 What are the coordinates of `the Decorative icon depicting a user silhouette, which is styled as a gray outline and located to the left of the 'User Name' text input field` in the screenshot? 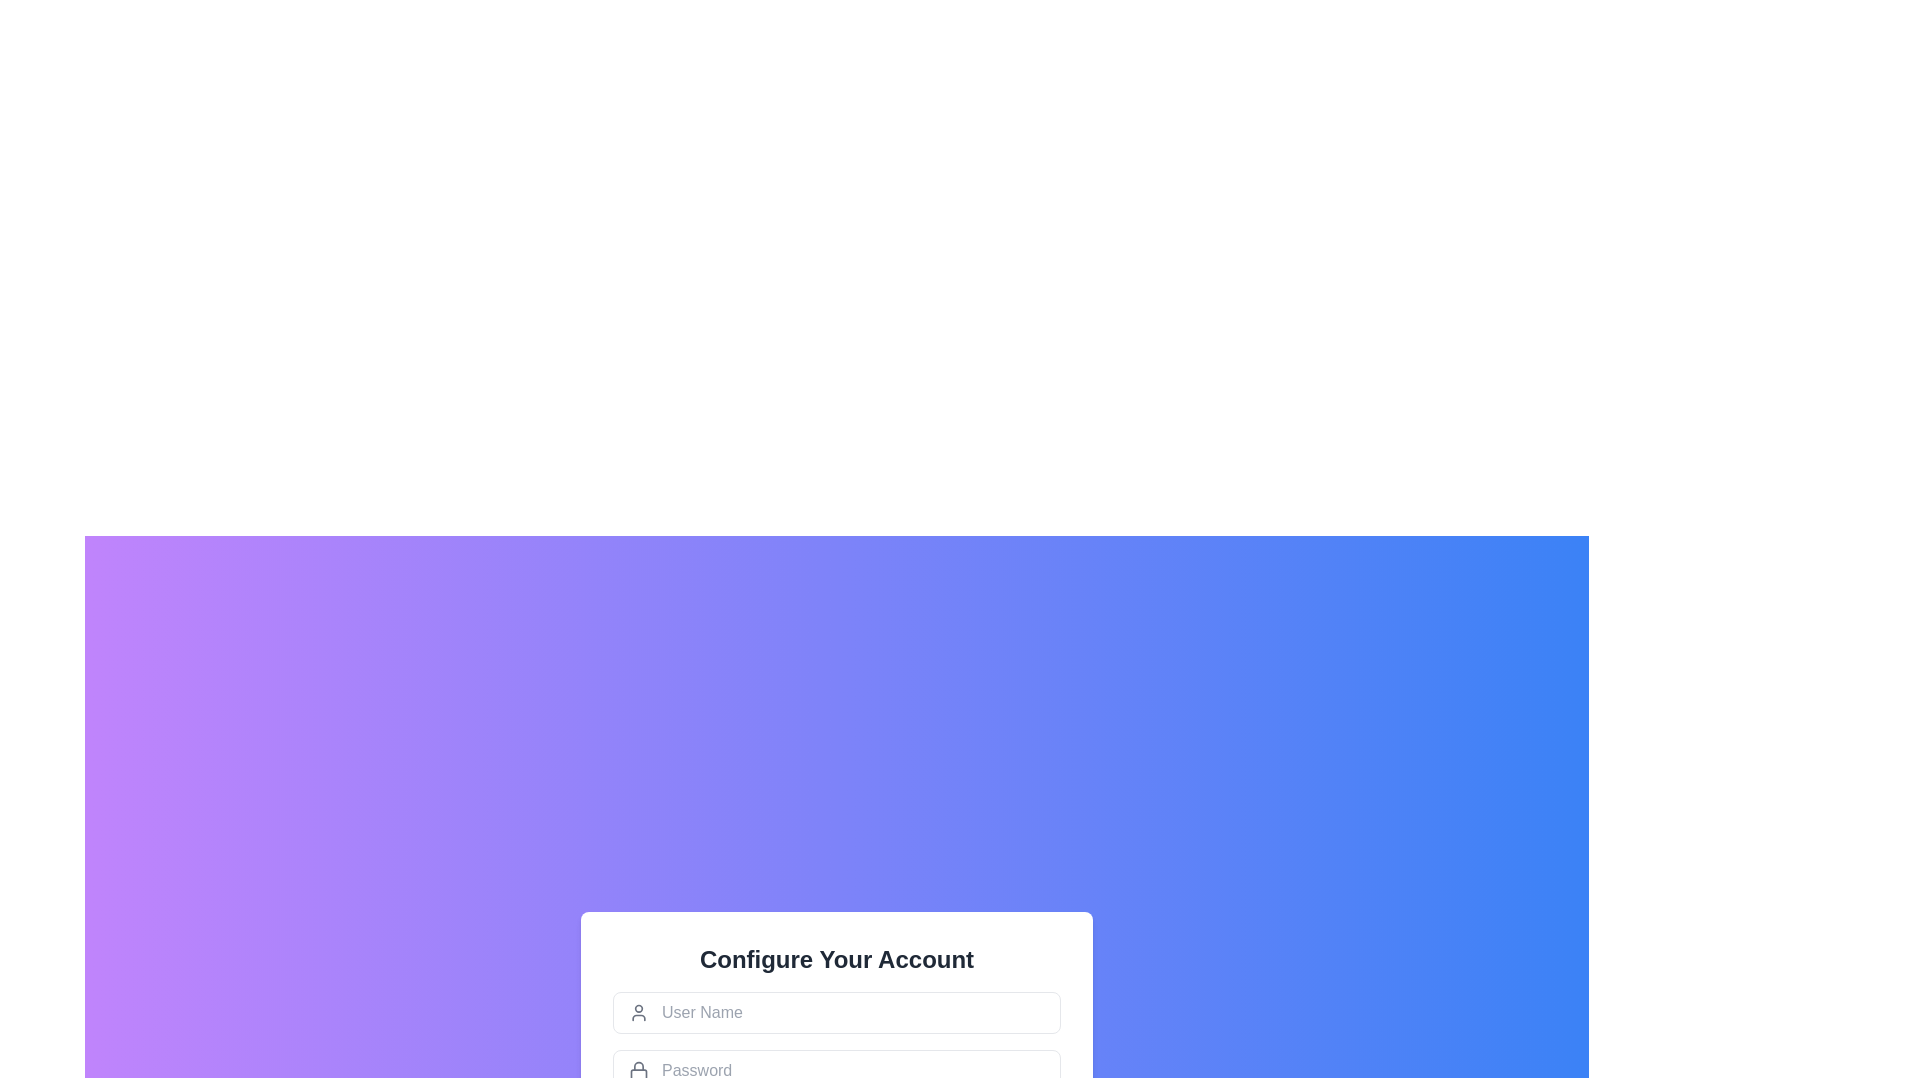 It's located at (637, 1012).